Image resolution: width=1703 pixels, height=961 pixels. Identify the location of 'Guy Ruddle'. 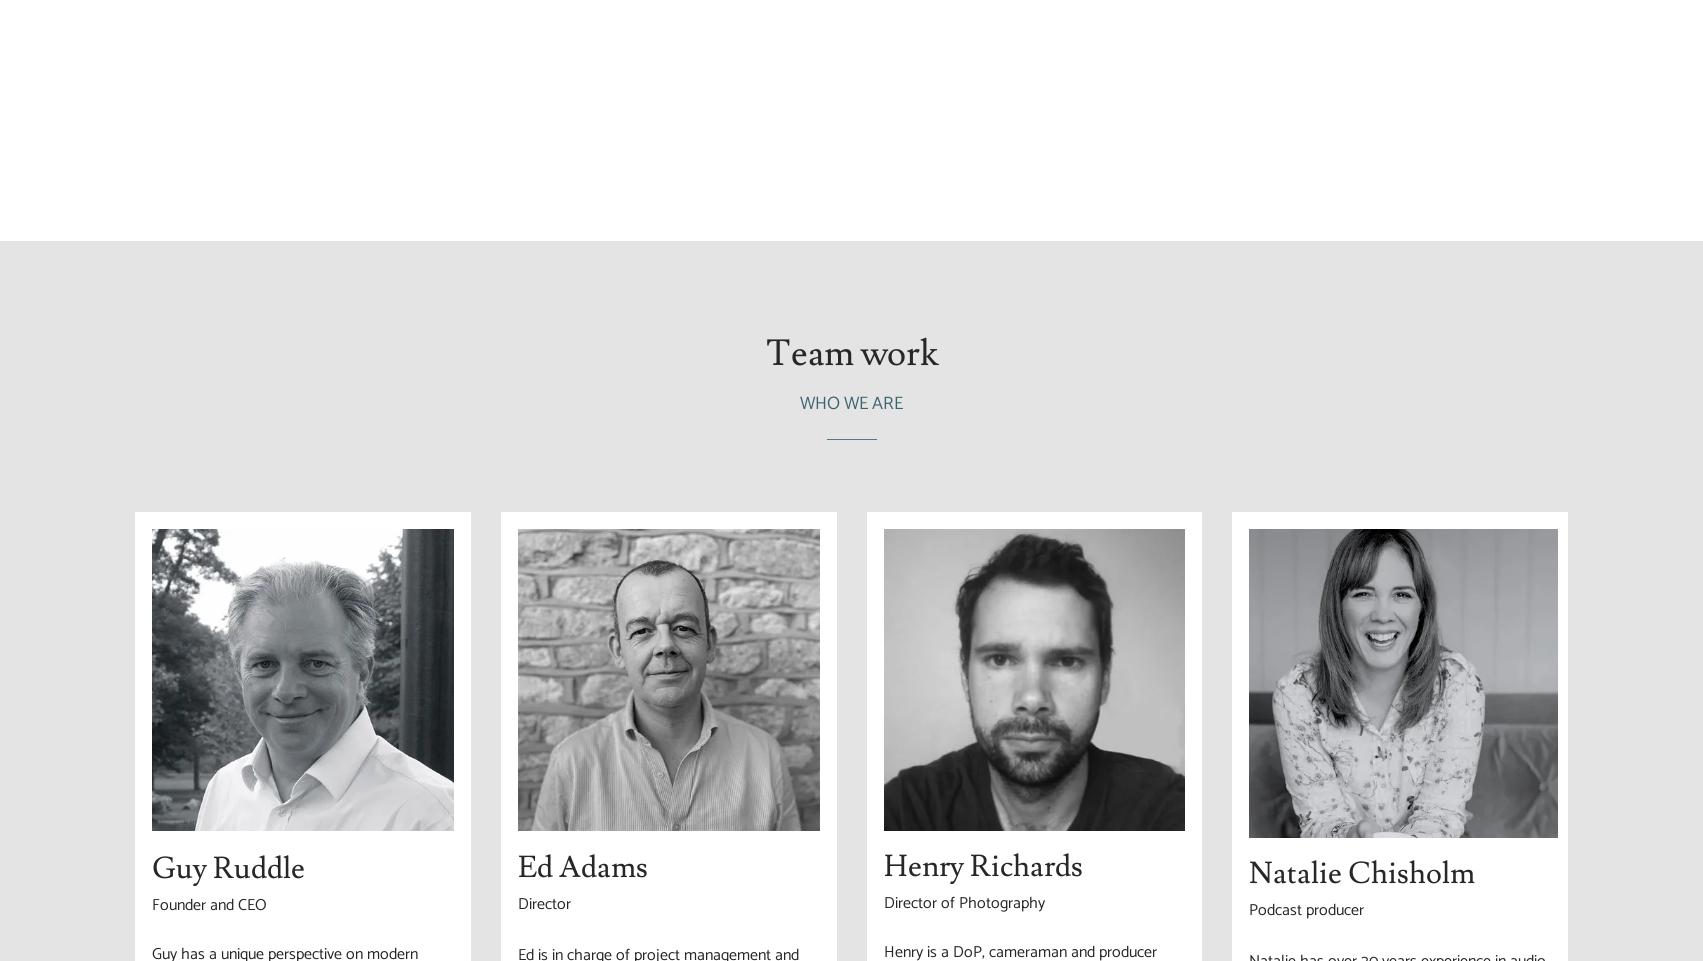
(227, 867).